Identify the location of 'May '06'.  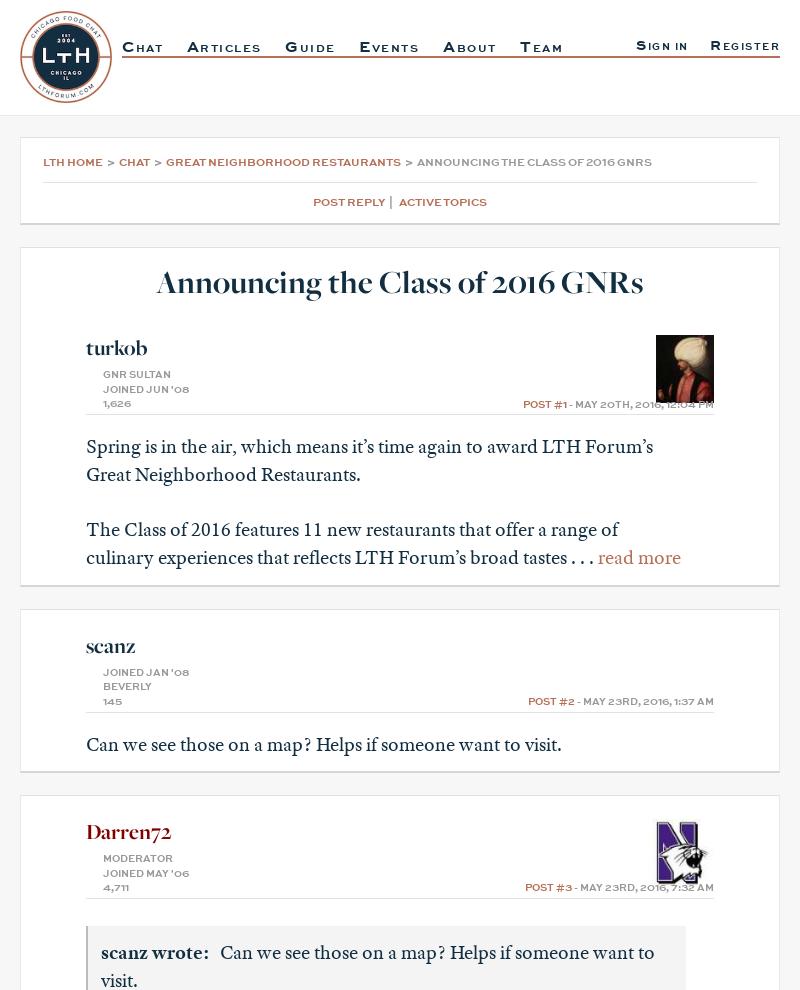
(146, 872).